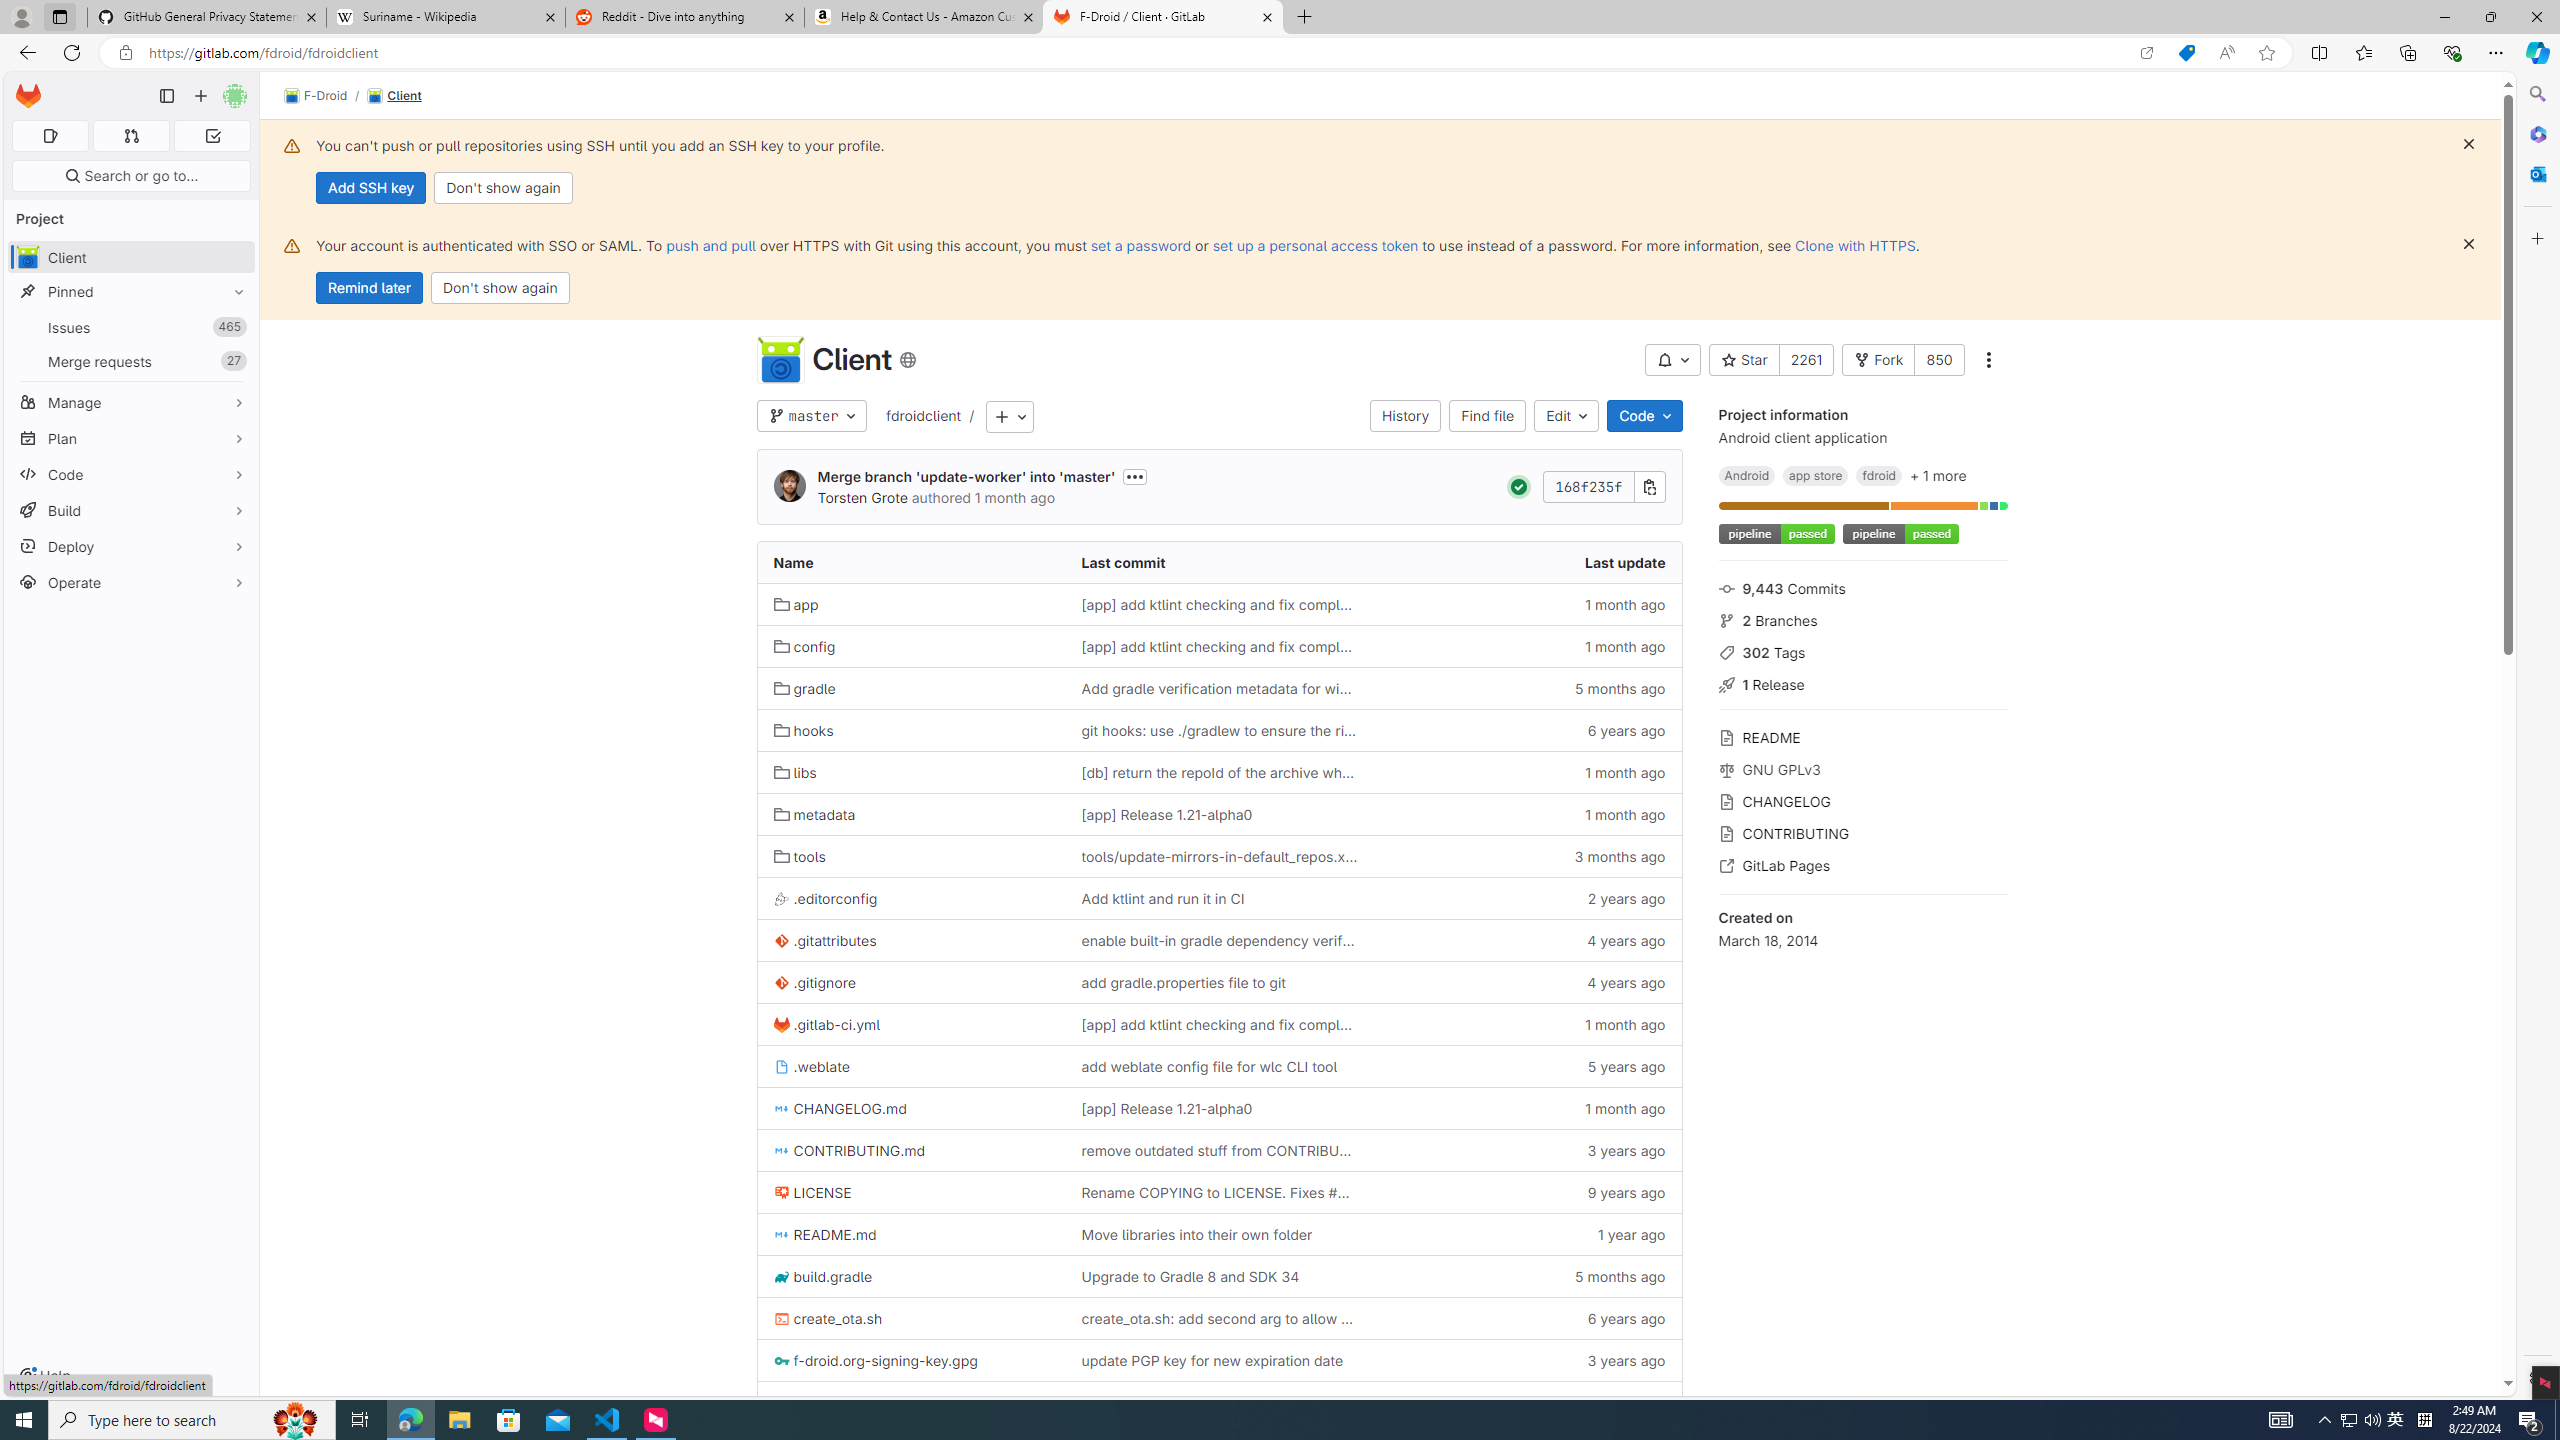 This screenshot has height=1440, width=2560. Describe the element at coordinates (1862, 863) in the screenshot. I see `'GitLab Pages'` at that location.